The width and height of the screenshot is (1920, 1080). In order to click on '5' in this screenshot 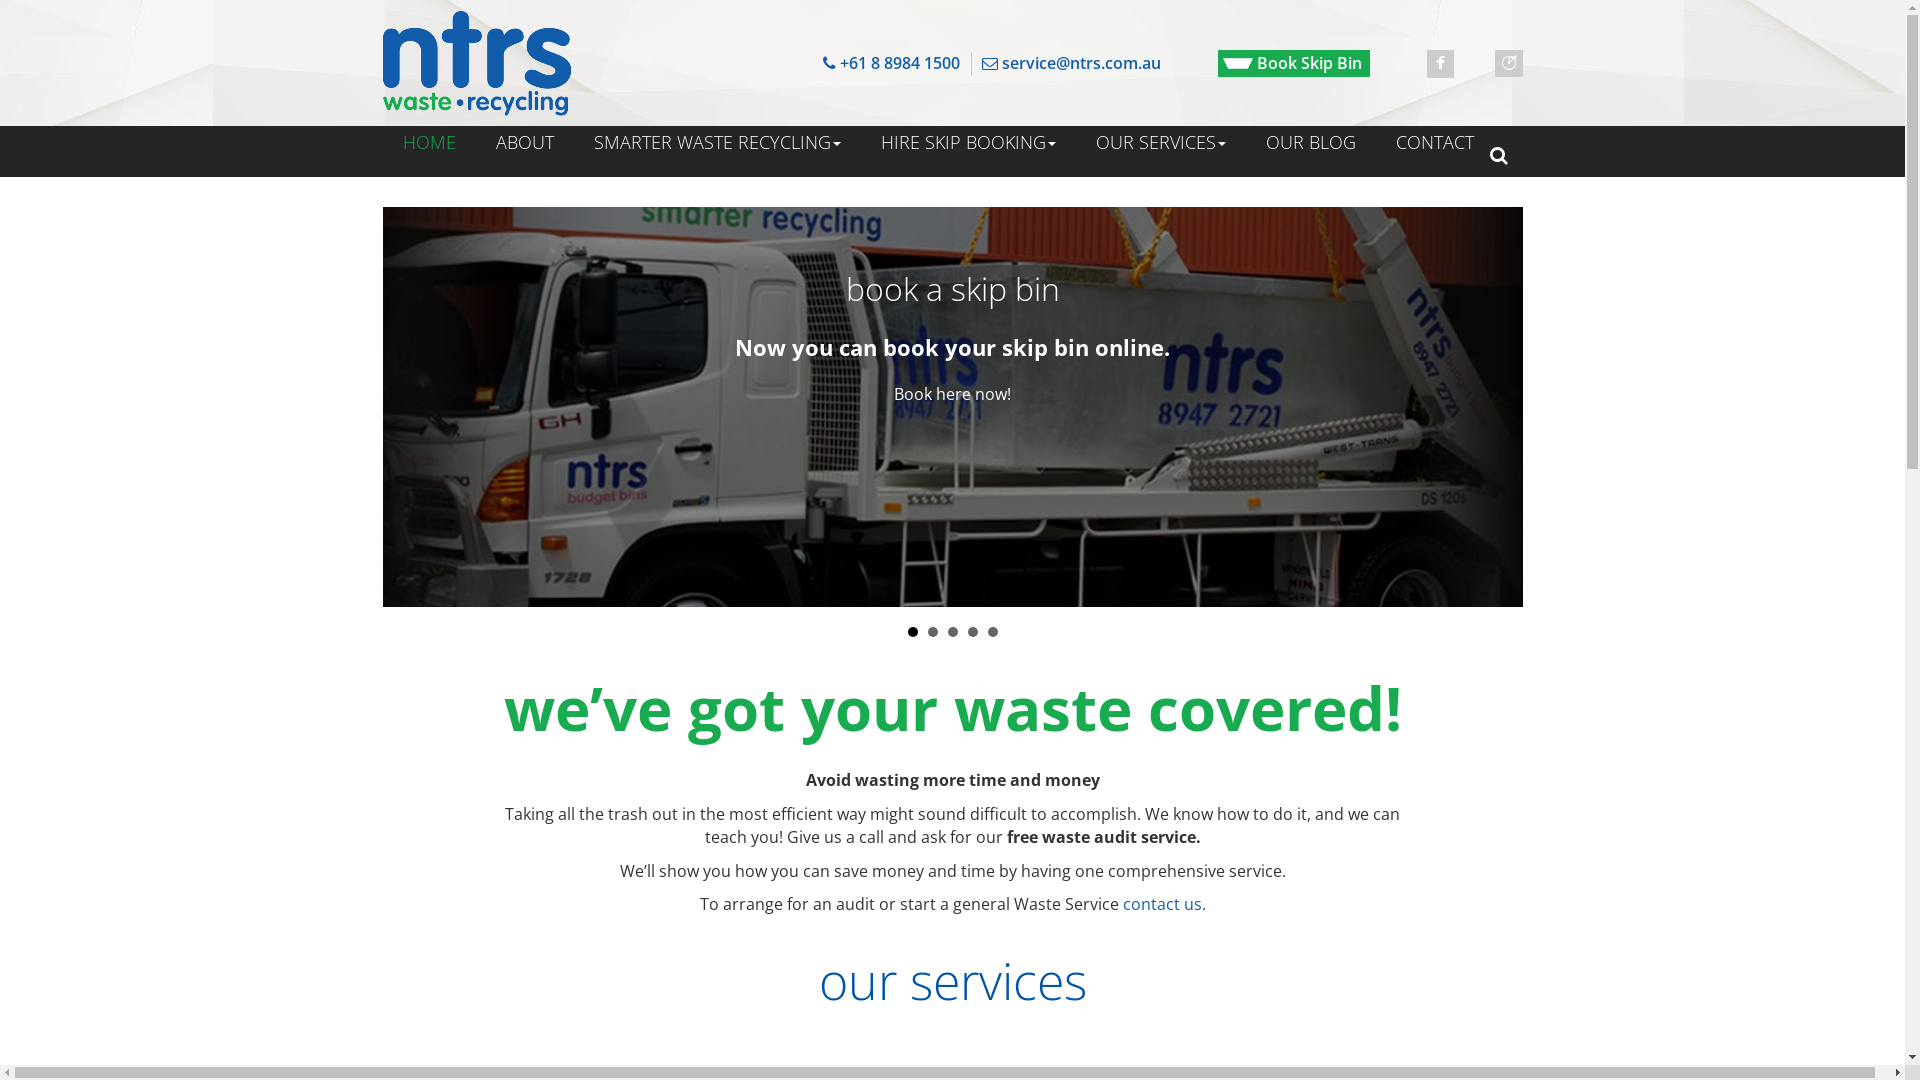, I will do `click(993, 632)`.